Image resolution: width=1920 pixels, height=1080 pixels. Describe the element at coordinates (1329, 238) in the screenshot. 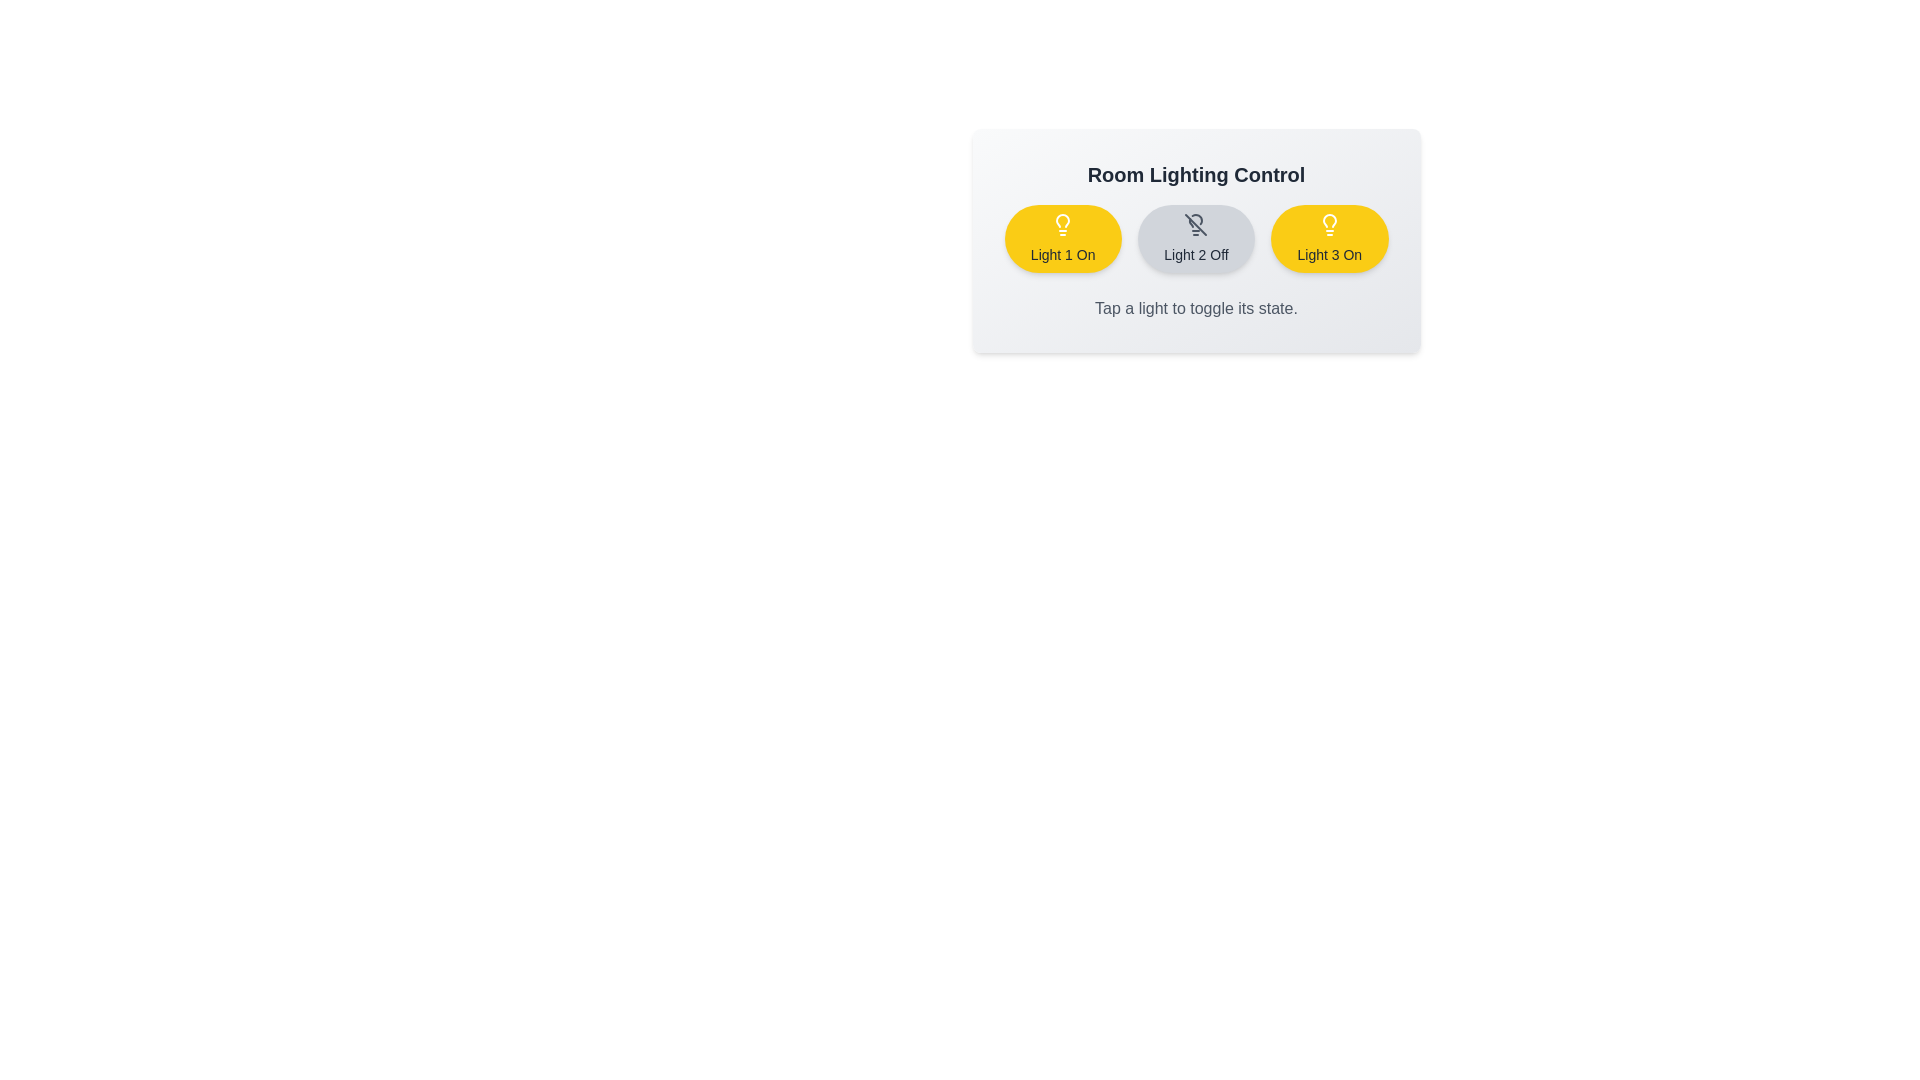

I see `the button corresponding to Light 3 to toggle its state` at that location.